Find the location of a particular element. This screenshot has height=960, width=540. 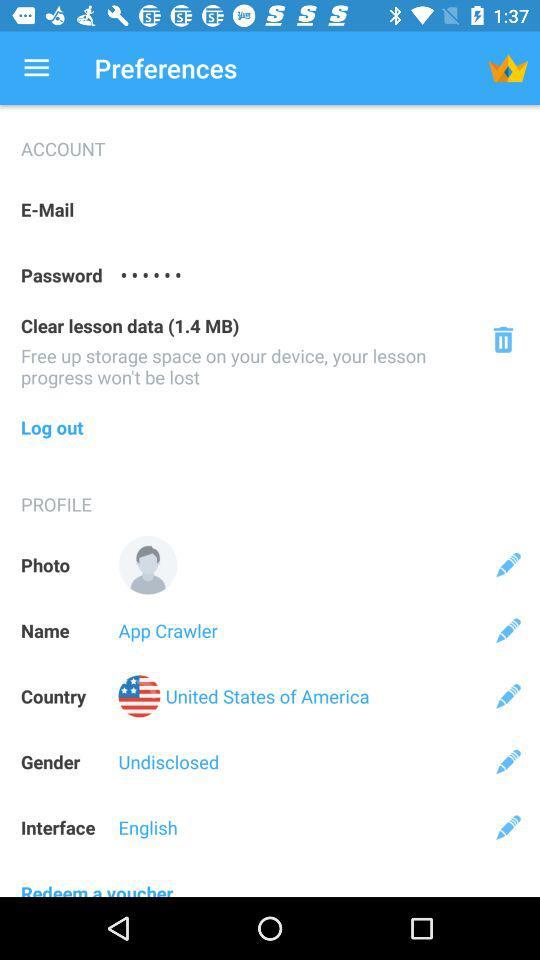

click edit option is located at coordinates (508, 629).